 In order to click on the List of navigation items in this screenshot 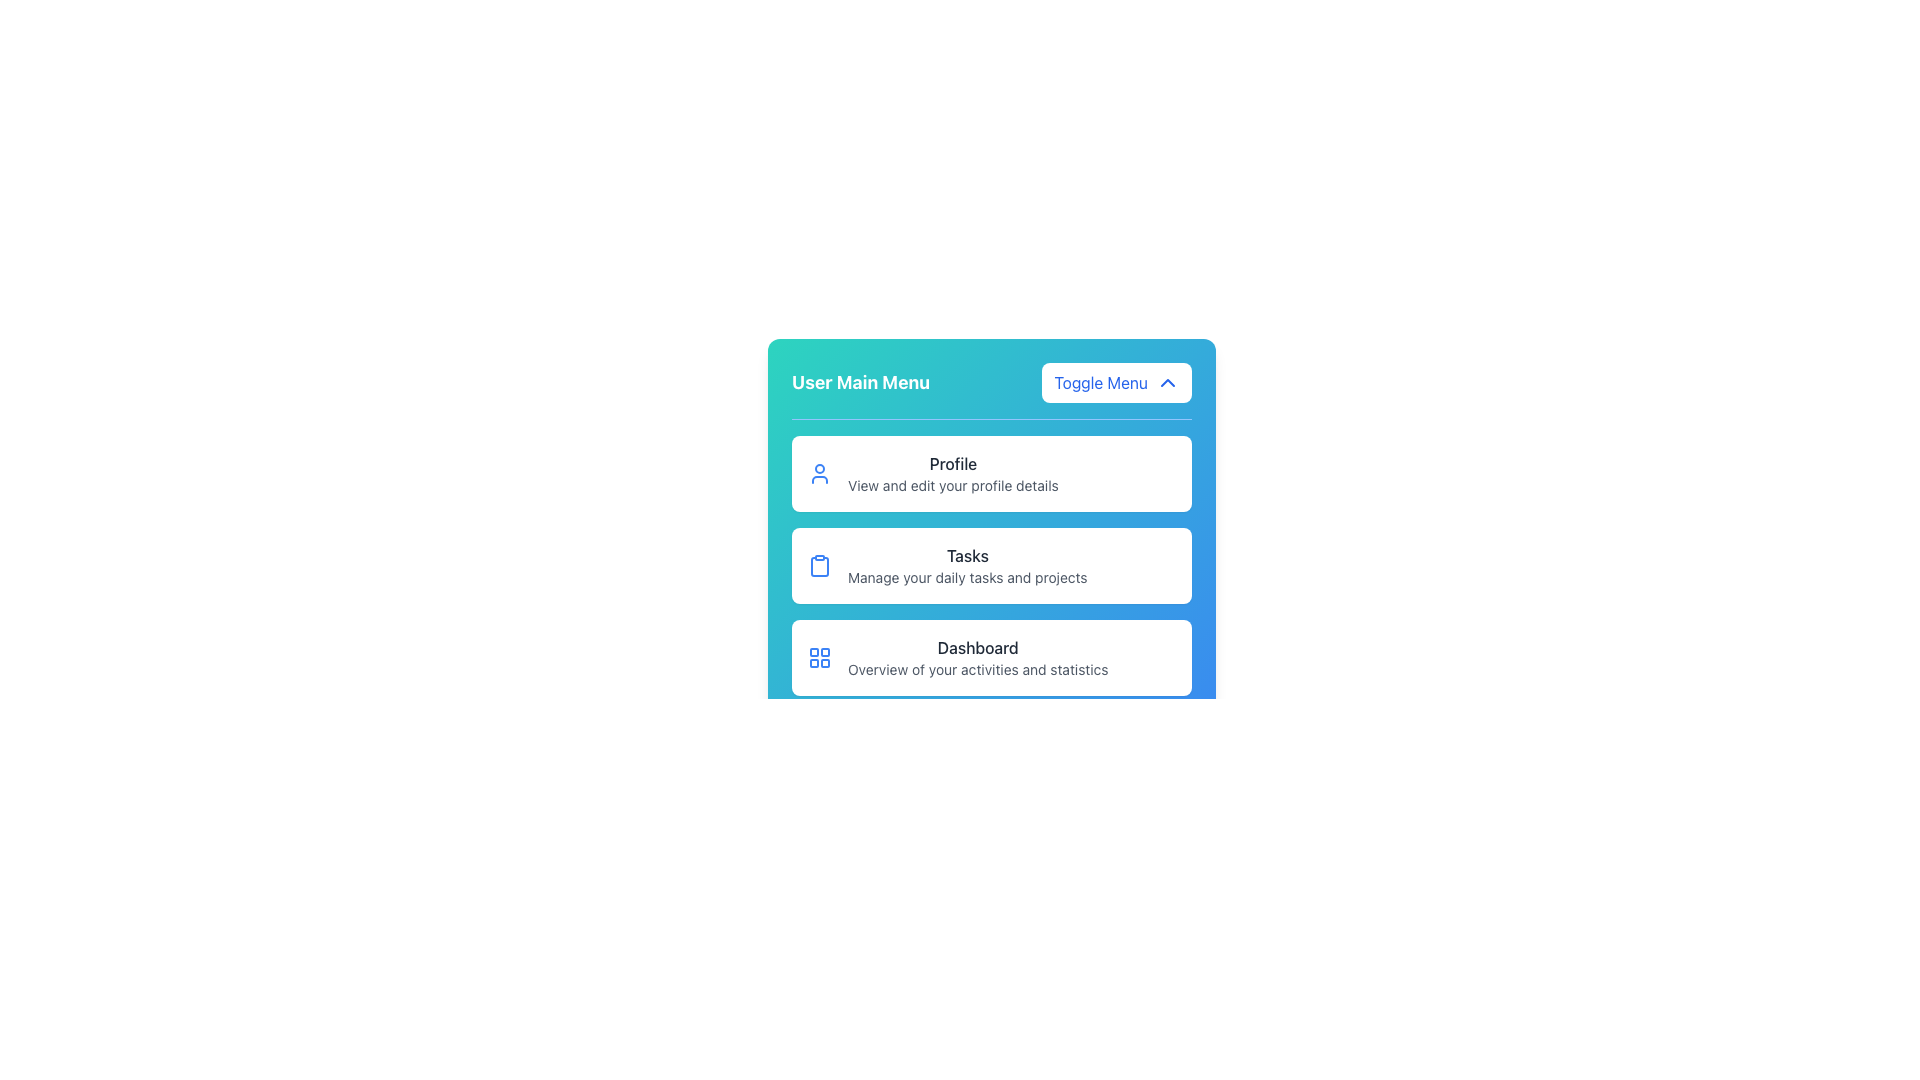, I will do `click(992, 611)`.